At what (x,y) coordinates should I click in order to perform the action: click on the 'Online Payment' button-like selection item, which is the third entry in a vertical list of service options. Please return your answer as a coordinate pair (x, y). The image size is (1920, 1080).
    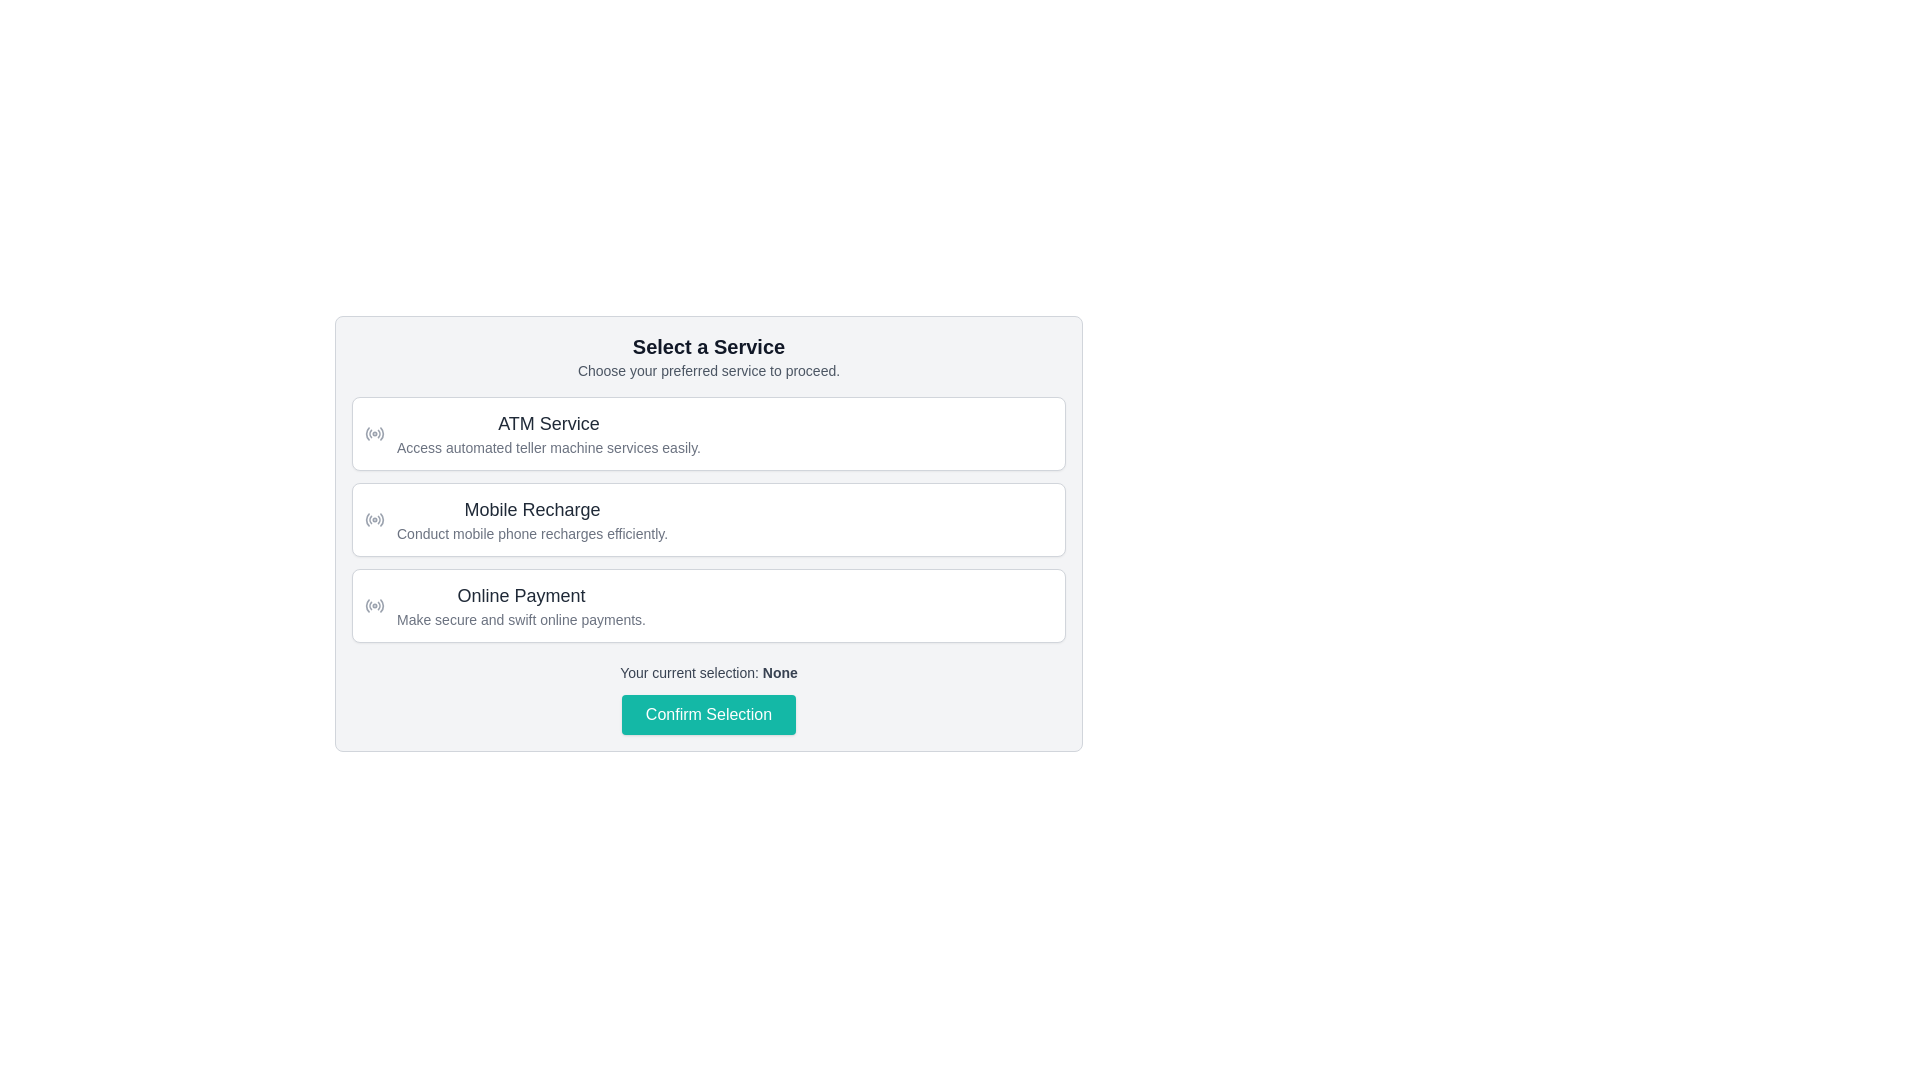
    Looking at the image, I should click on (709, 604).